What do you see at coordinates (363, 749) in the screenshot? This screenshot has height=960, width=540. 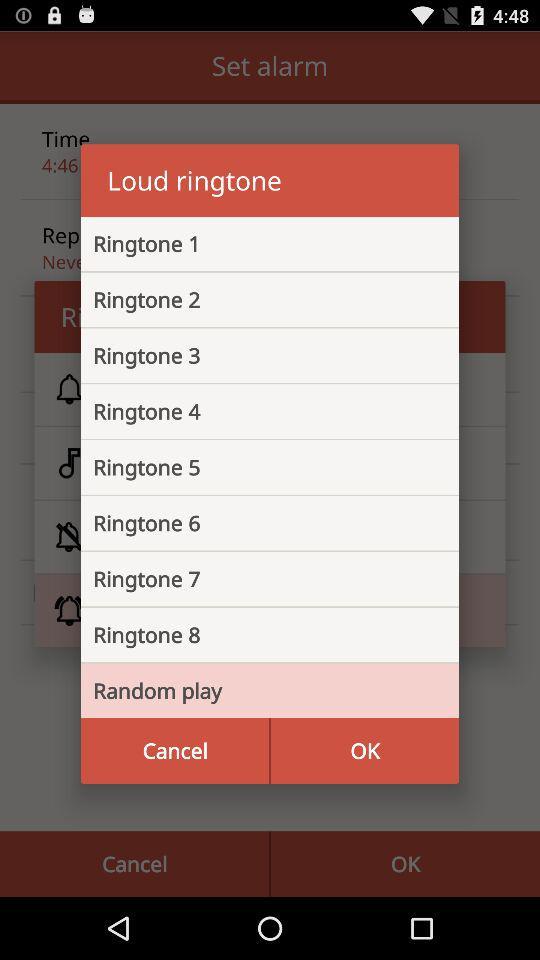 I see `ok item` at bounding box center [363, 749].